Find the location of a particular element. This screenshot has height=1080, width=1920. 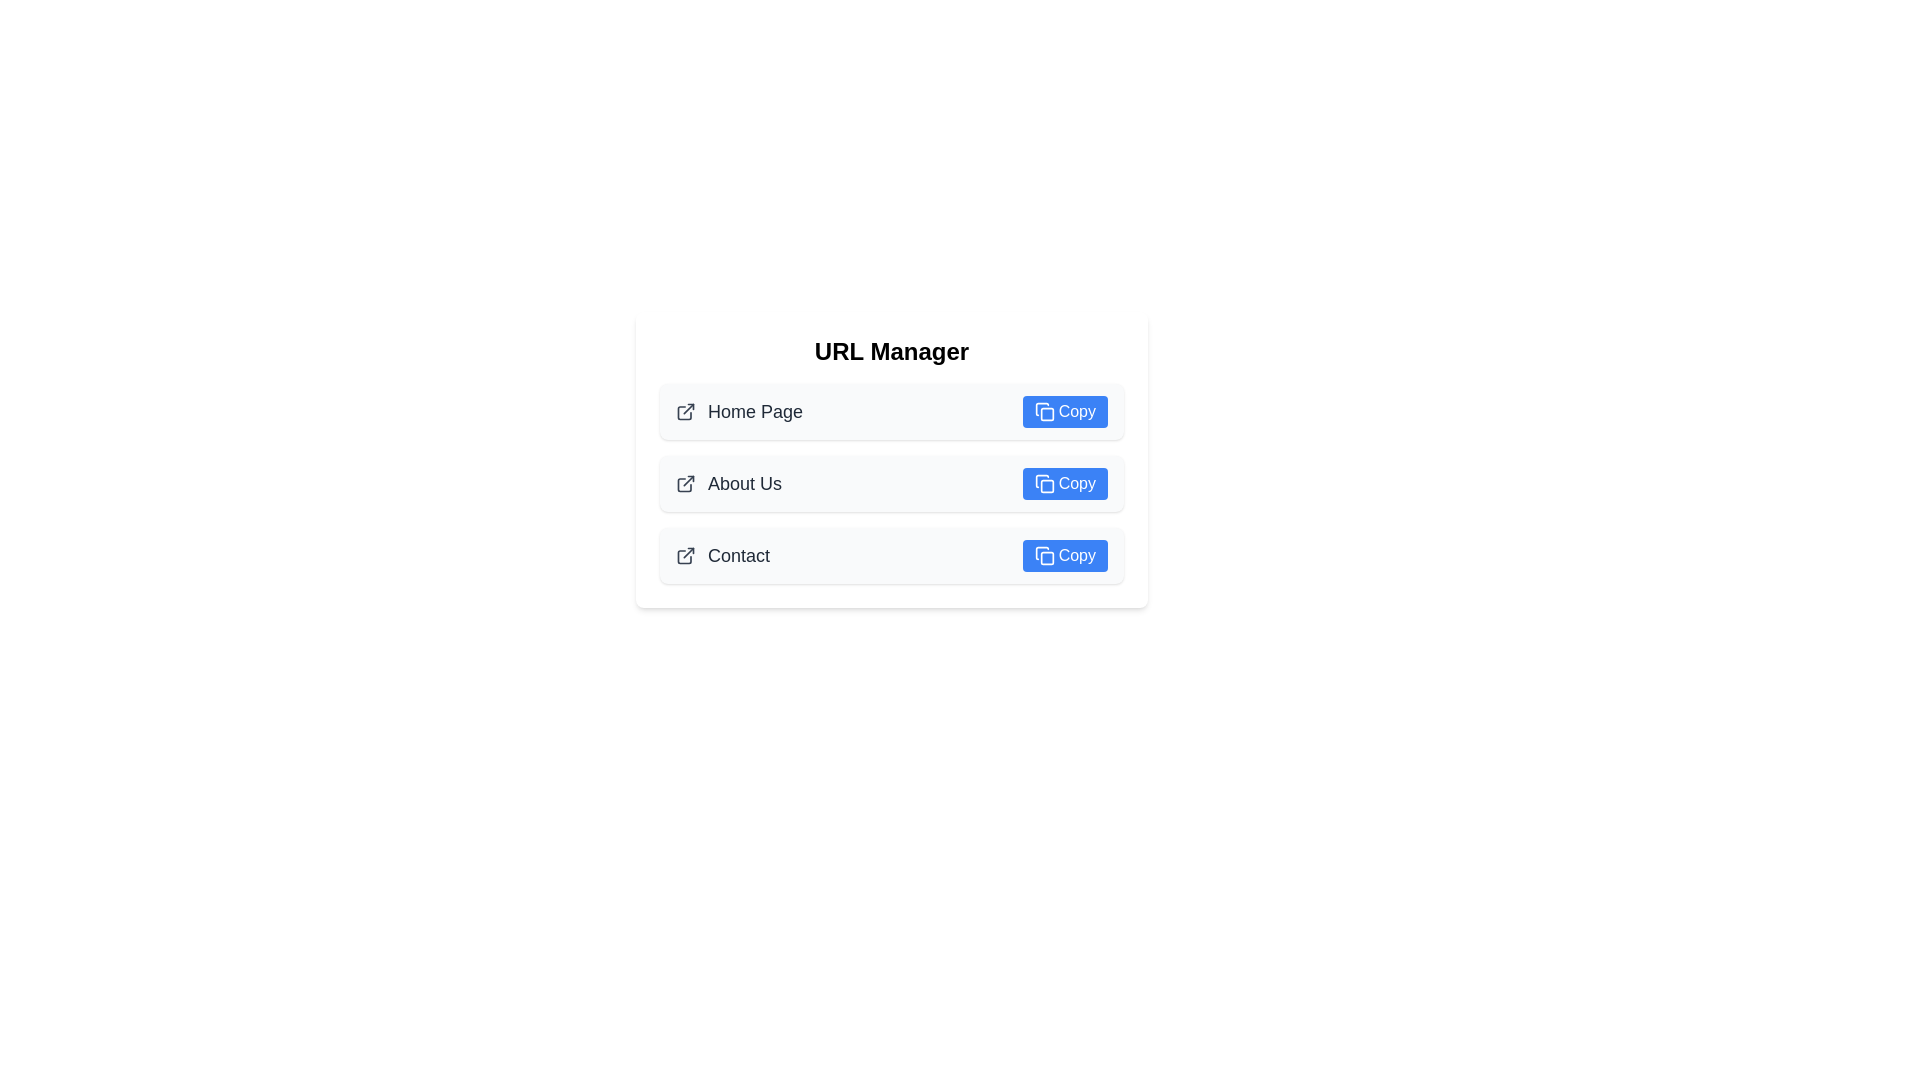

label indicating the function of the 'Copy' button, which is located to the right of the 'Contact' label in the right column of the third row of a vertical list is located at coordinates (1076, 555).